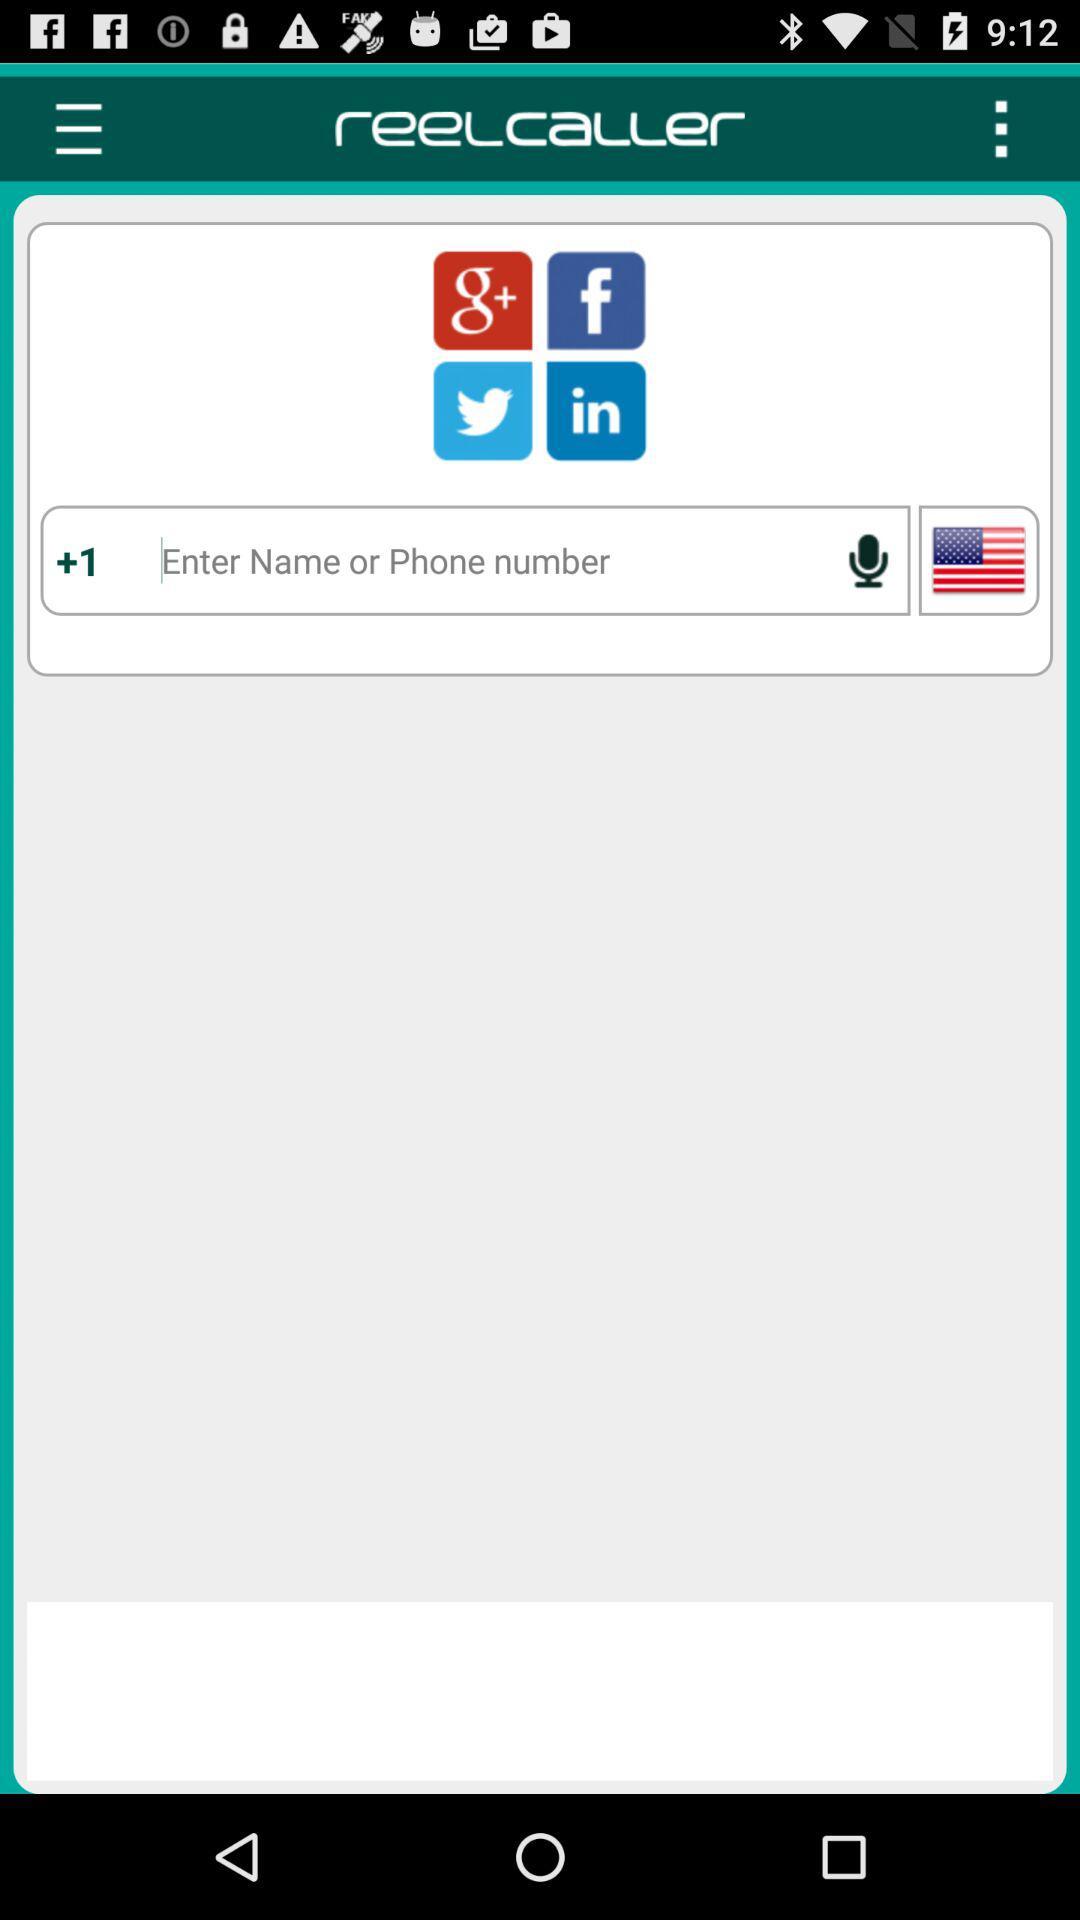 The width and height of the screenshot is (1080, 1920). I want to click on the twitter icon, so click(482, 438).